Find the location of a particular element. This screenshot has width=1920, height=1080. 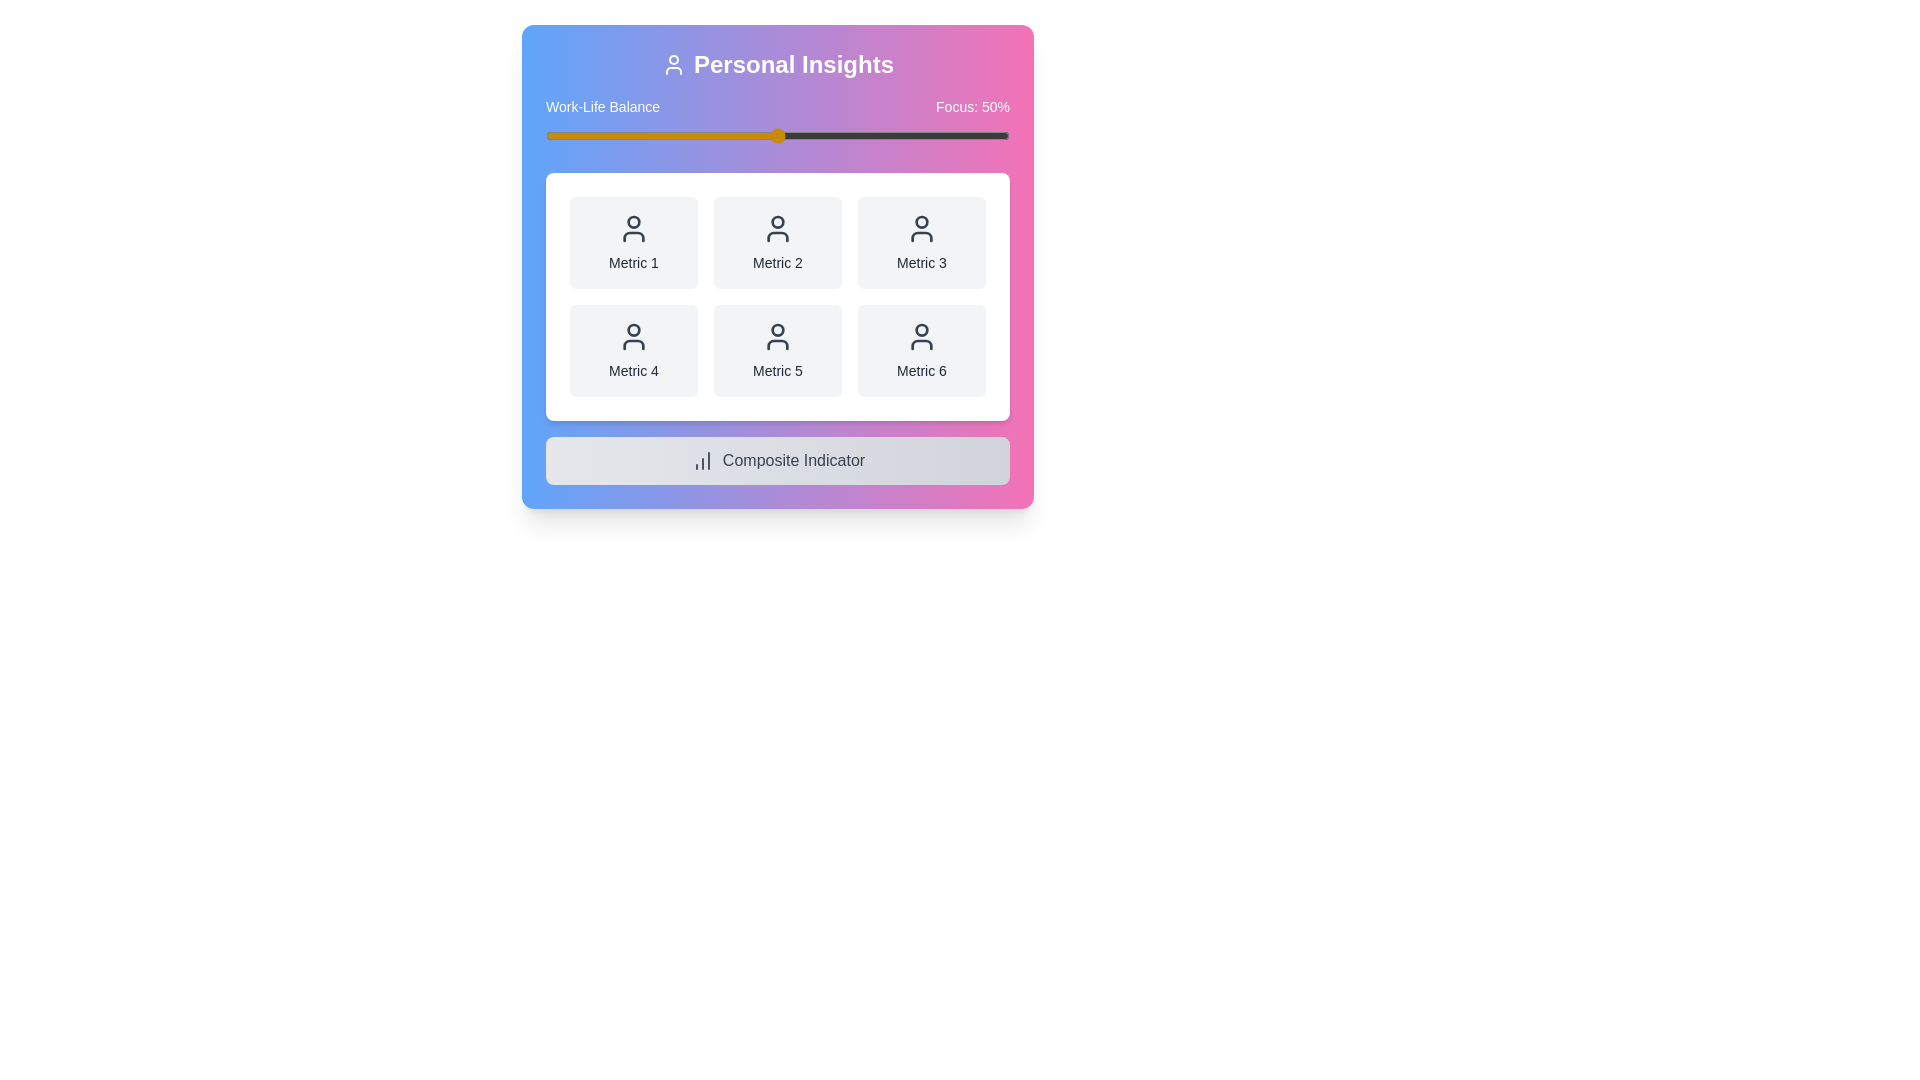

the metric card labeled Metric 3 is located at coordinates (920, 242).